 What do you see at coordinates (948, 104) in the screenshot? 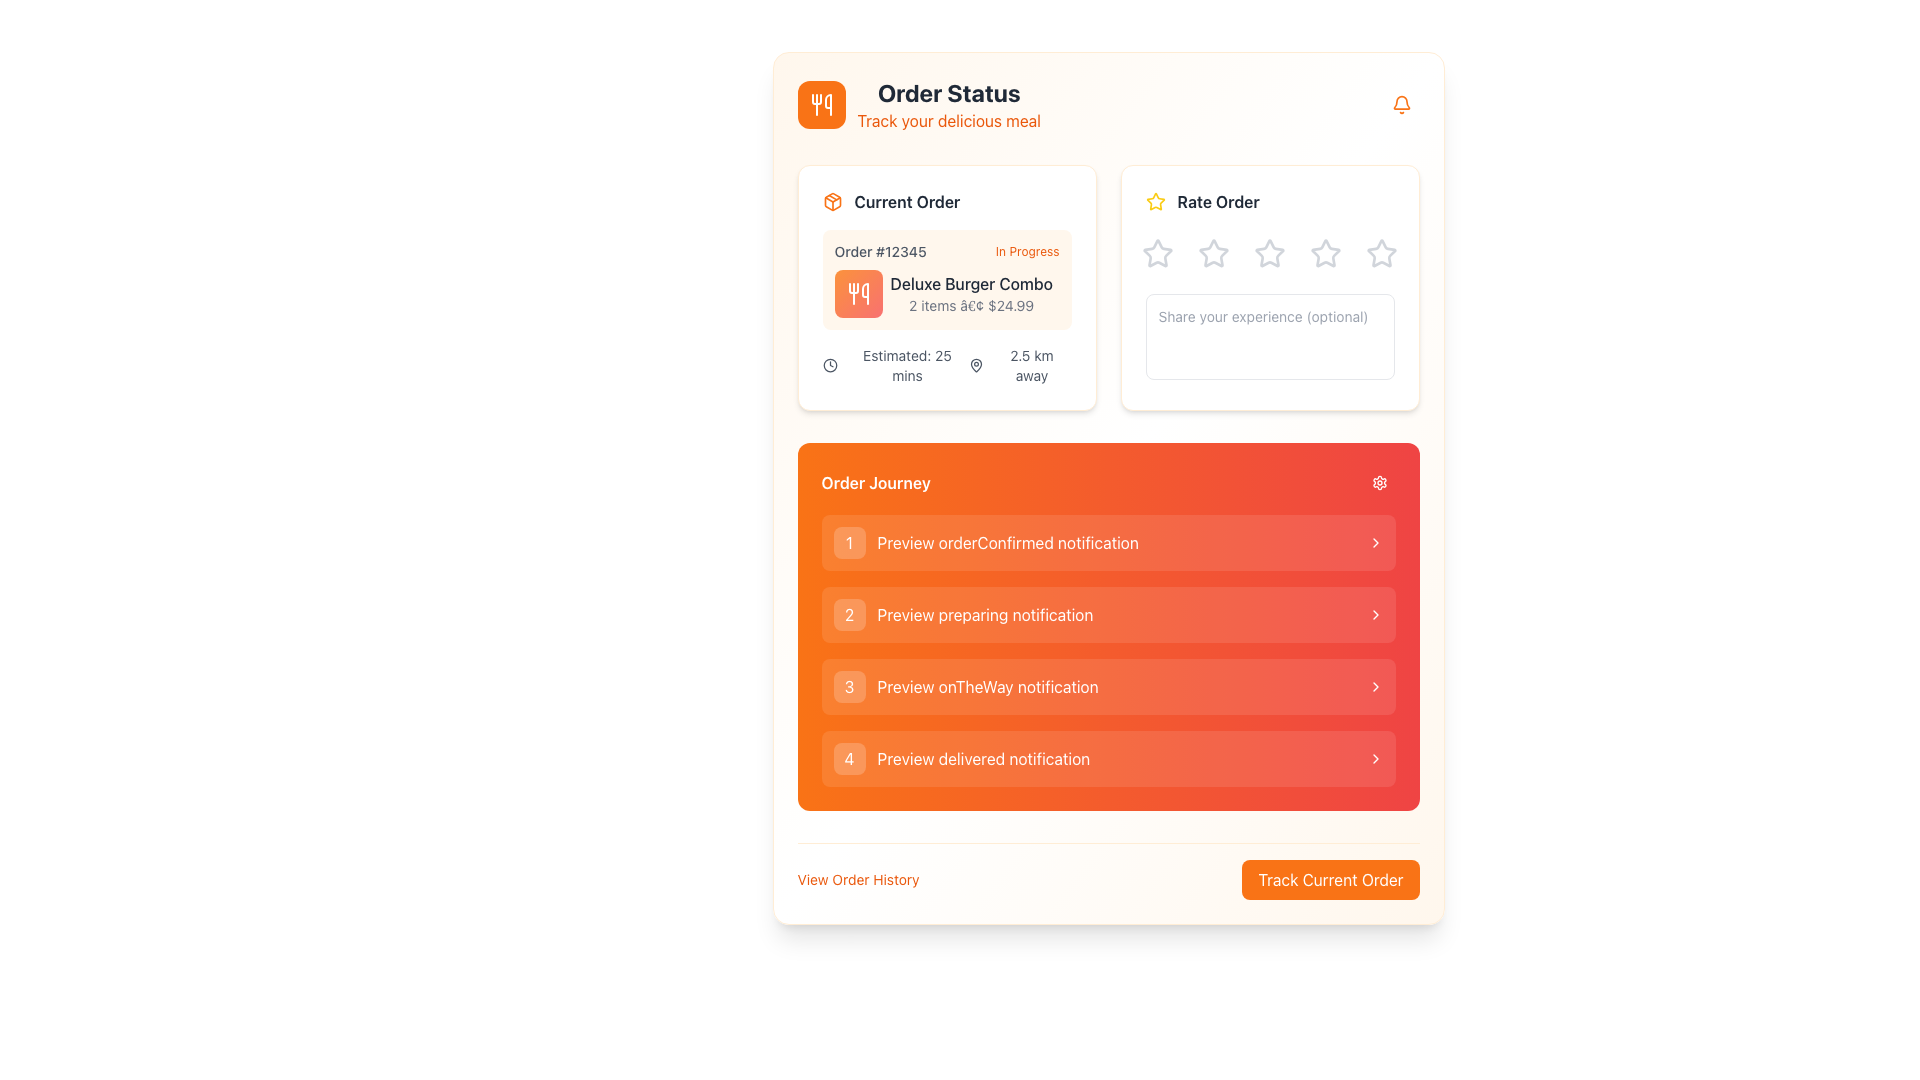
I see `the 'Order Status' text label that displays 'Track your delicious meal' underneath it, located to the right of the orange utensils icon at the top left corner of the application interface` at bounding box center [948, 104].